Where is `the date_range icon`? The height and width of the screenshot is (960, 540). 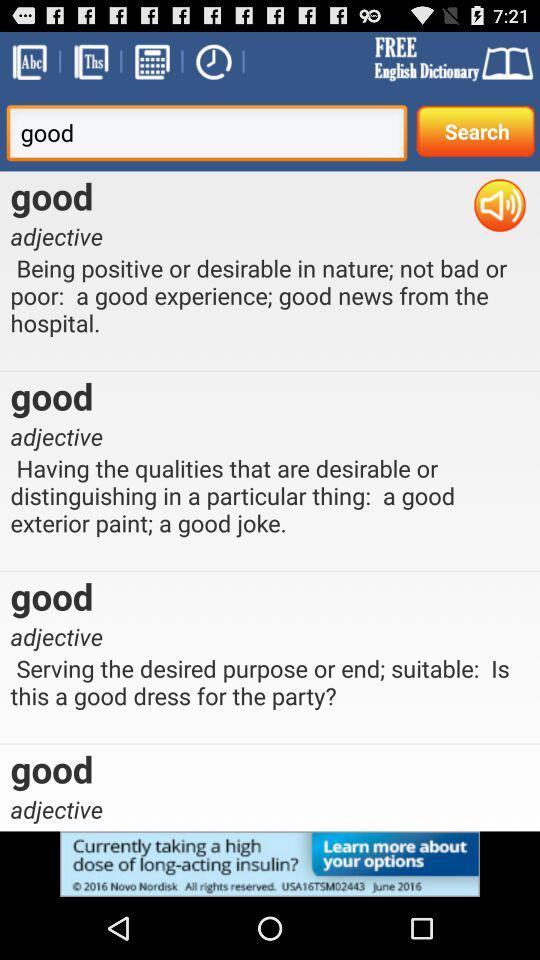
the date_range icon is located at coordinates (150, 65).